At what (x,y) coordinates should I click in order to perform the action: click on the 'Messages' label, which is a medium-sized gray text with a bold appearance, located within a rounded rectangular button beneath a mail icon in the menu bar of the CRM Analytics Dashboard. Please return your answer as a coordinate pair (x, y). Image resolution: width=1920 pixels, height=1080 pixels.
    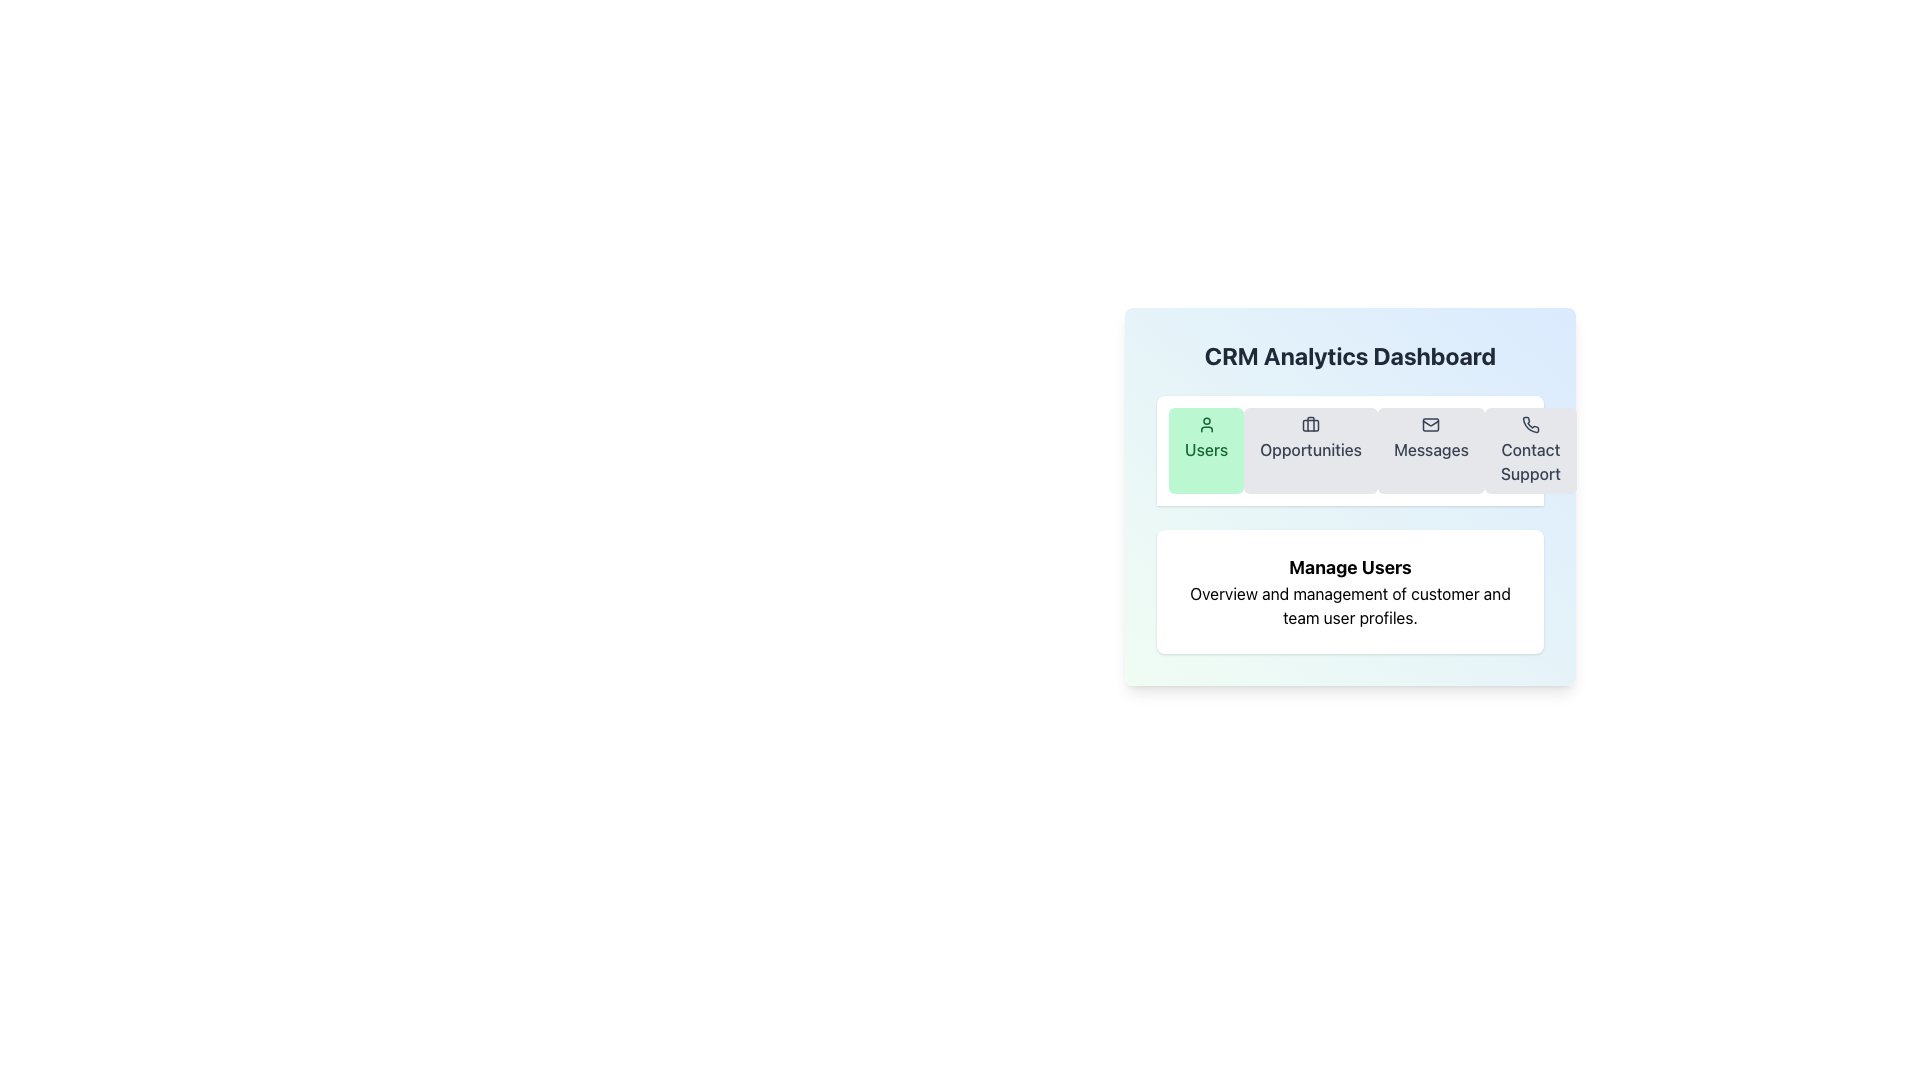
    Looking at the image, I should click on (1430, 450).